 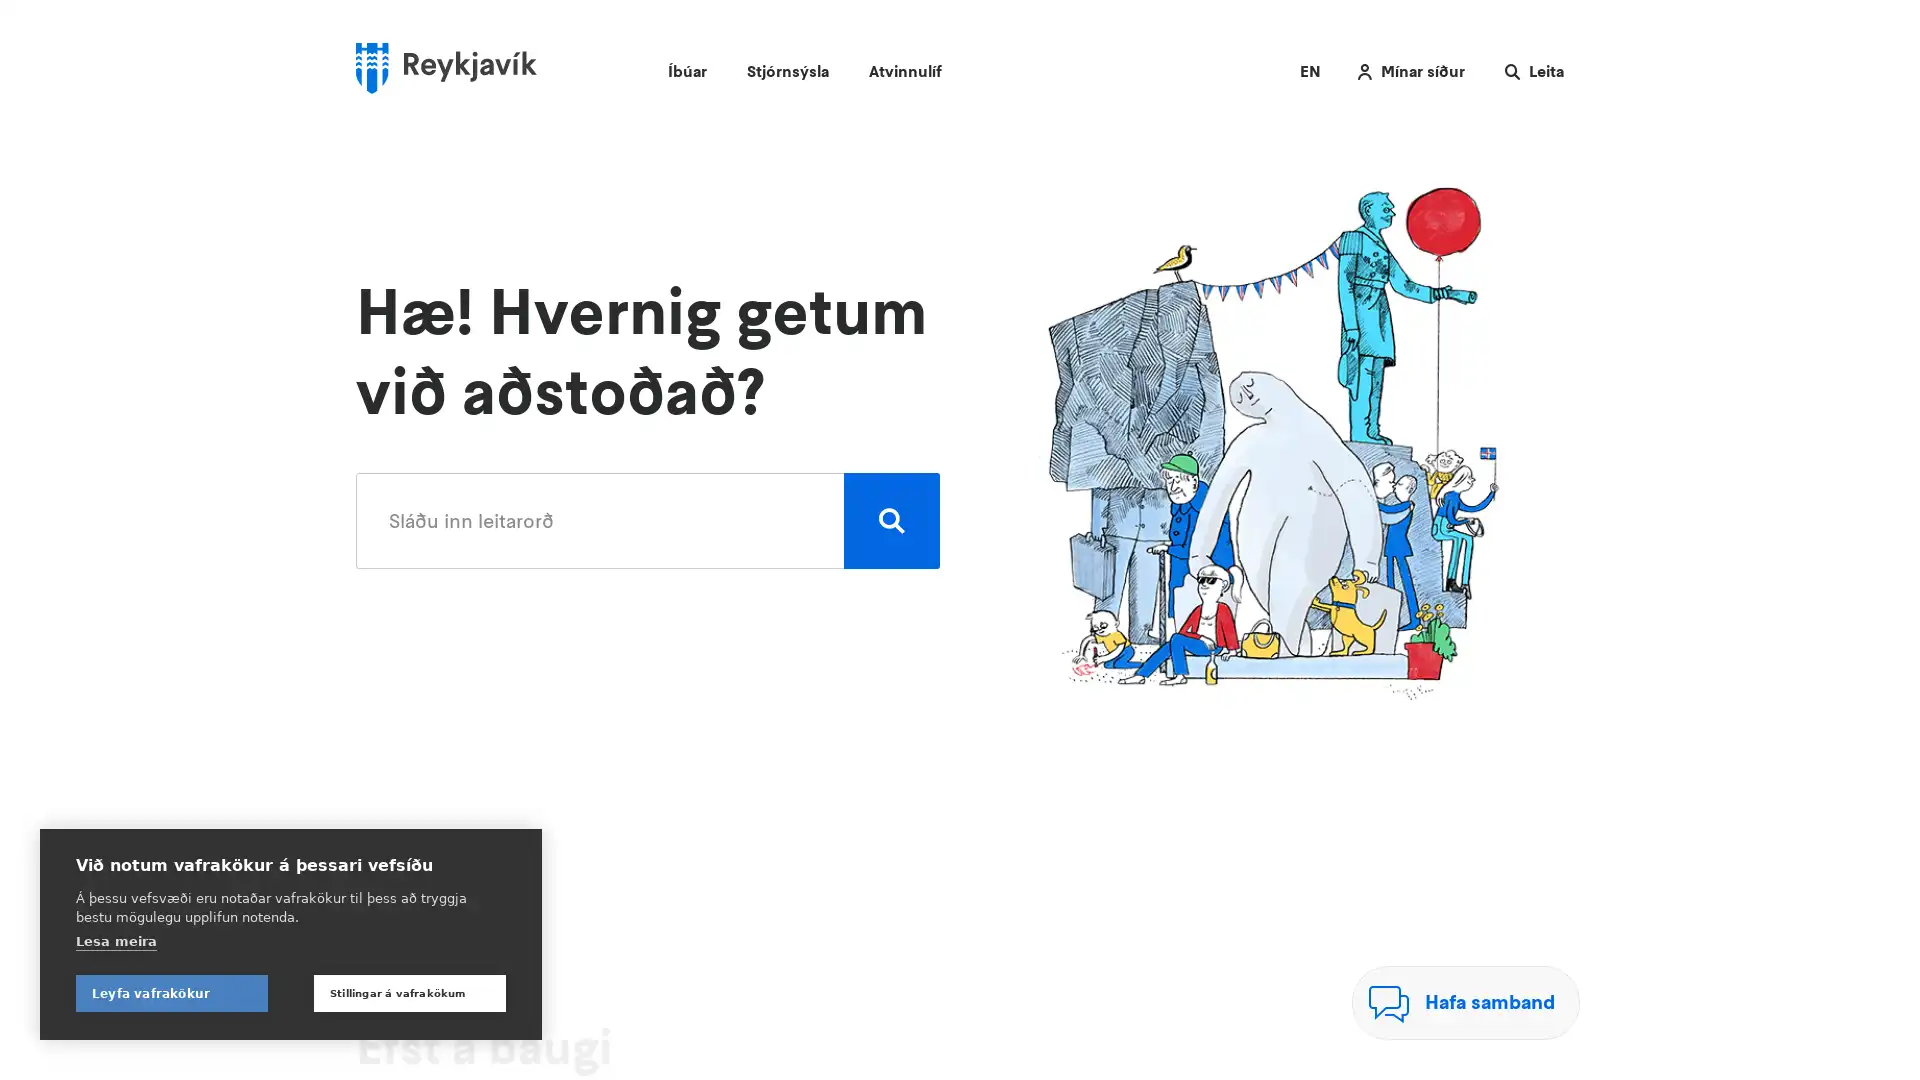 What do you see at coordinates (891, 519) in the screenshot?
I see `Leita` at bounding box center [891, 519].